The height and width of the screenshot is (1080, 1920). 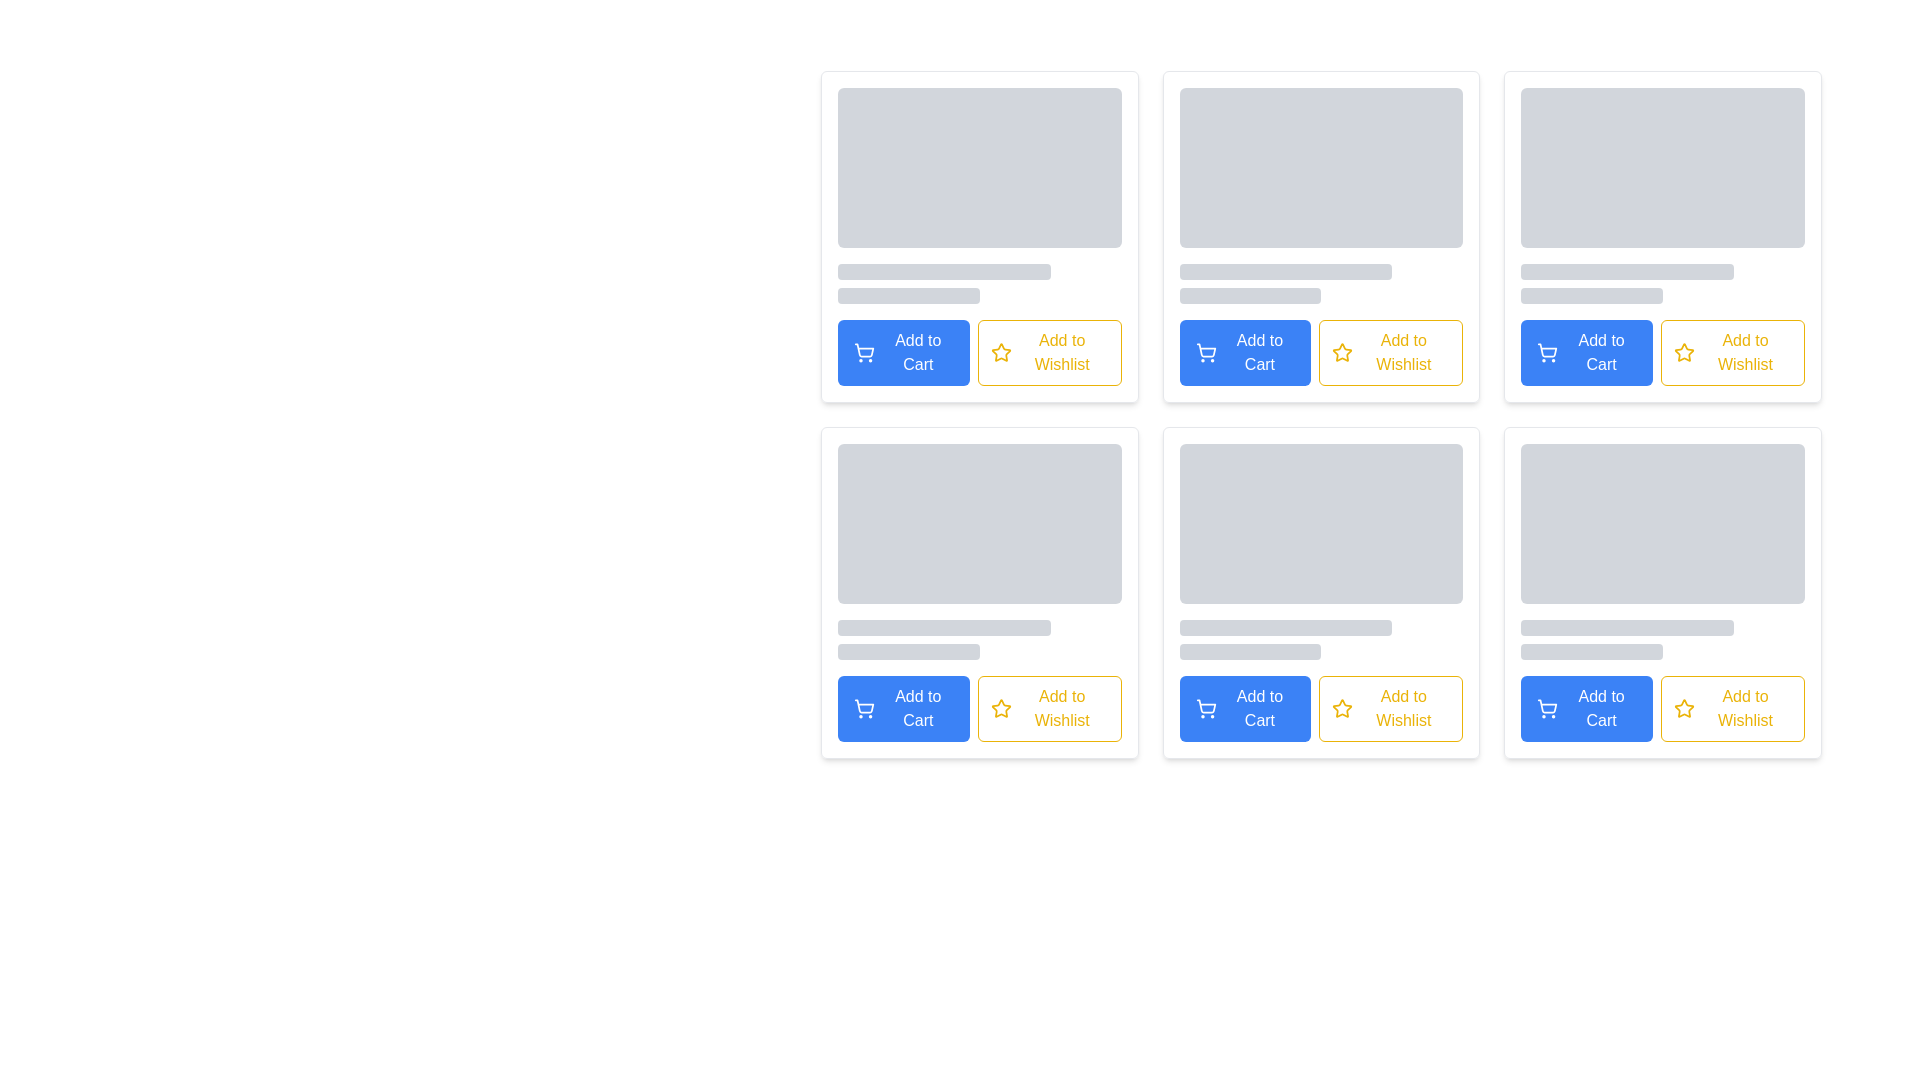 I want to click on the 'Add to Wishlist' button in the button group located at the bottom section of the product card in the second row of the product grid, first column, so click(x=979, y=708).